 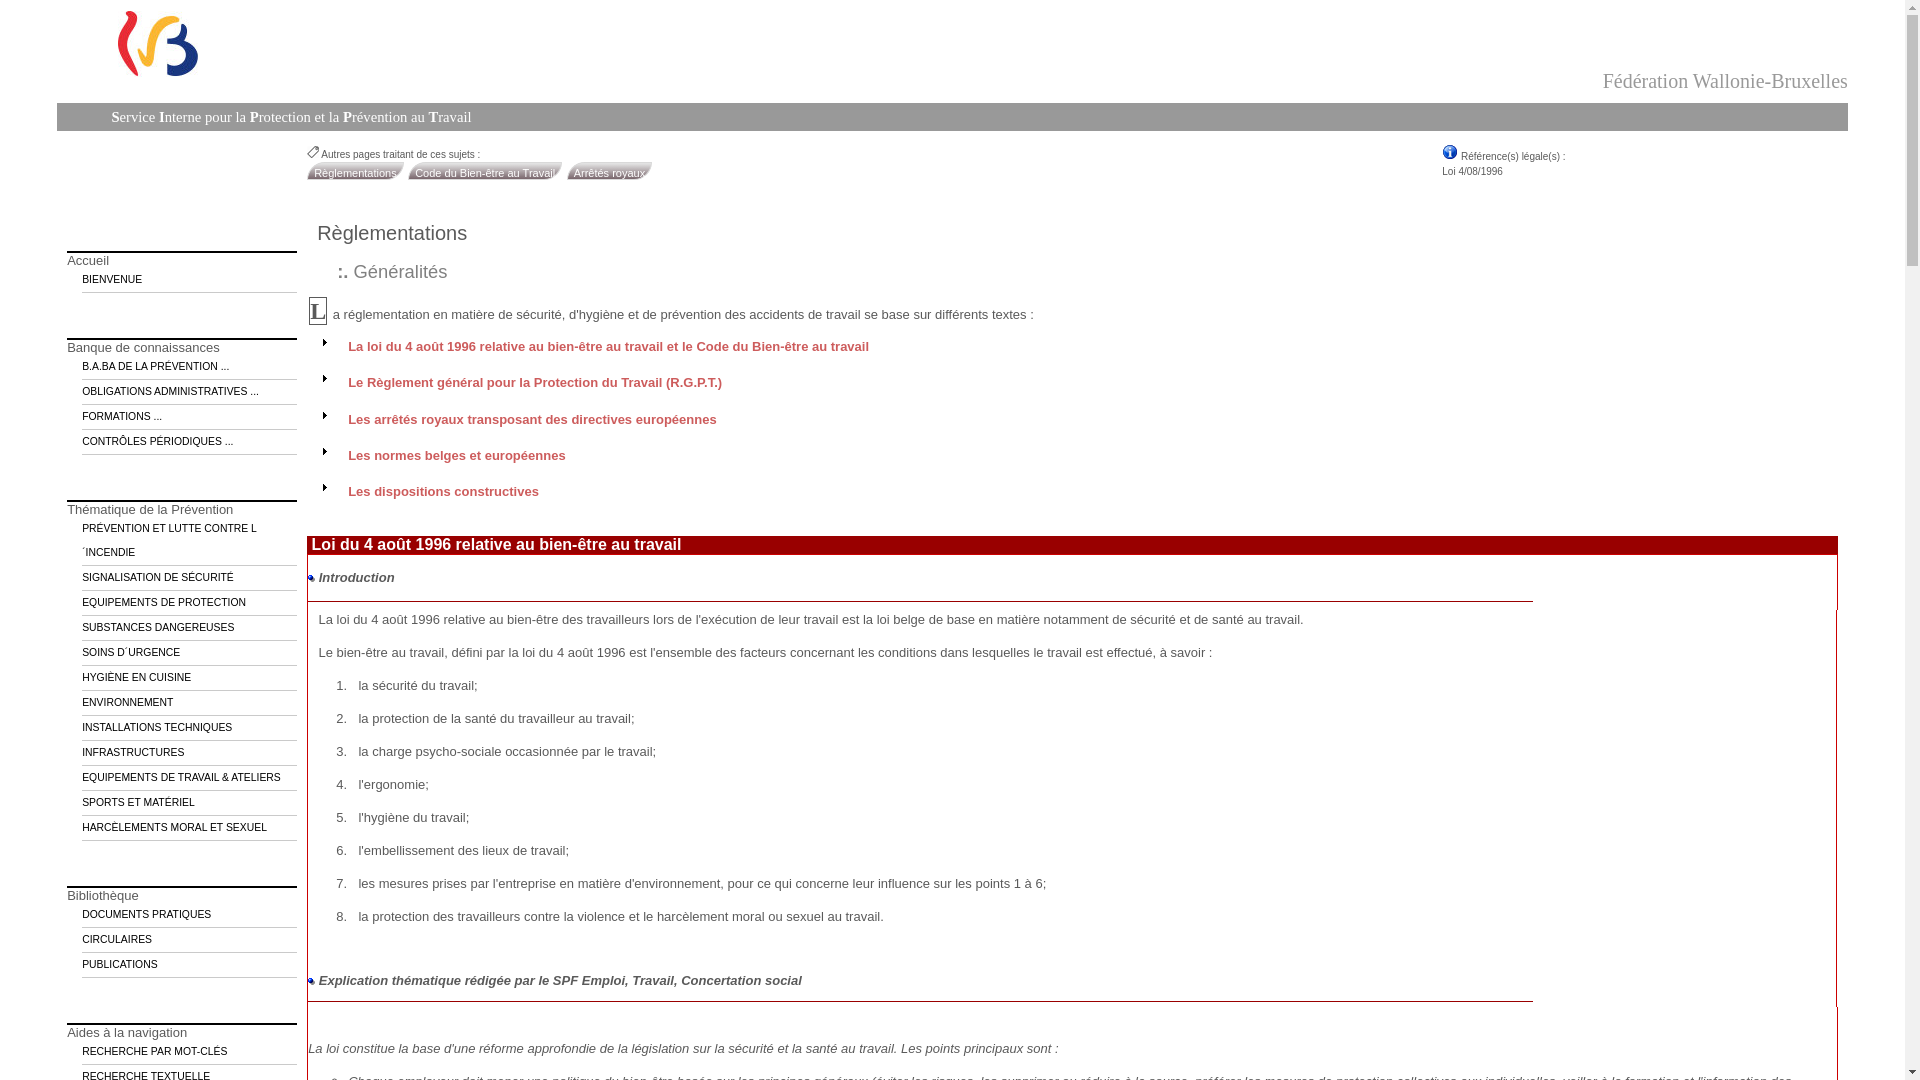 What do you see at coordinates (182, 964) in the screenshot?
I see `'PUBLICATIONS'` at bounding box center [182, 964].